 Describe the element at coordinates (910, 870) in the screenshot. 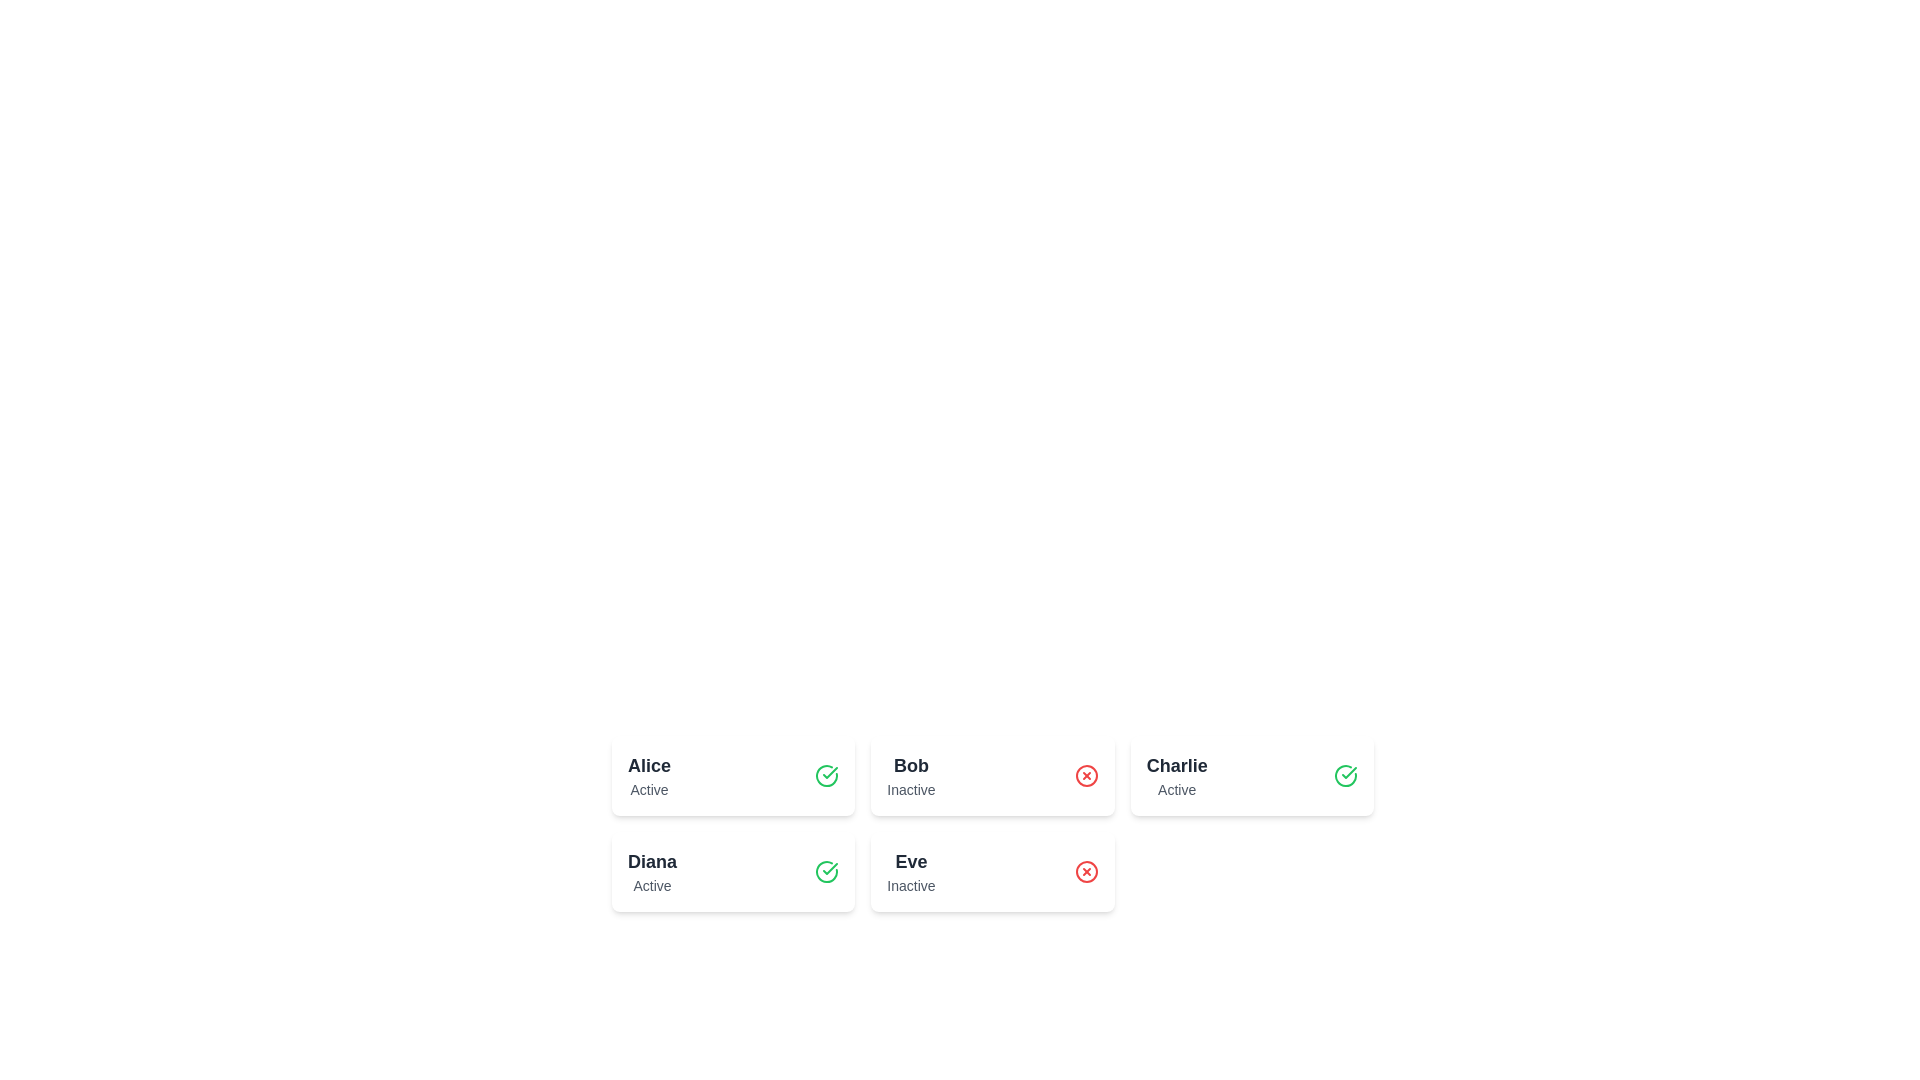

I see `the text label that identifies the user 'Eve' and indicates their status as 'Inactive', located in the second card from the left in the bottom row of cards` at that location.